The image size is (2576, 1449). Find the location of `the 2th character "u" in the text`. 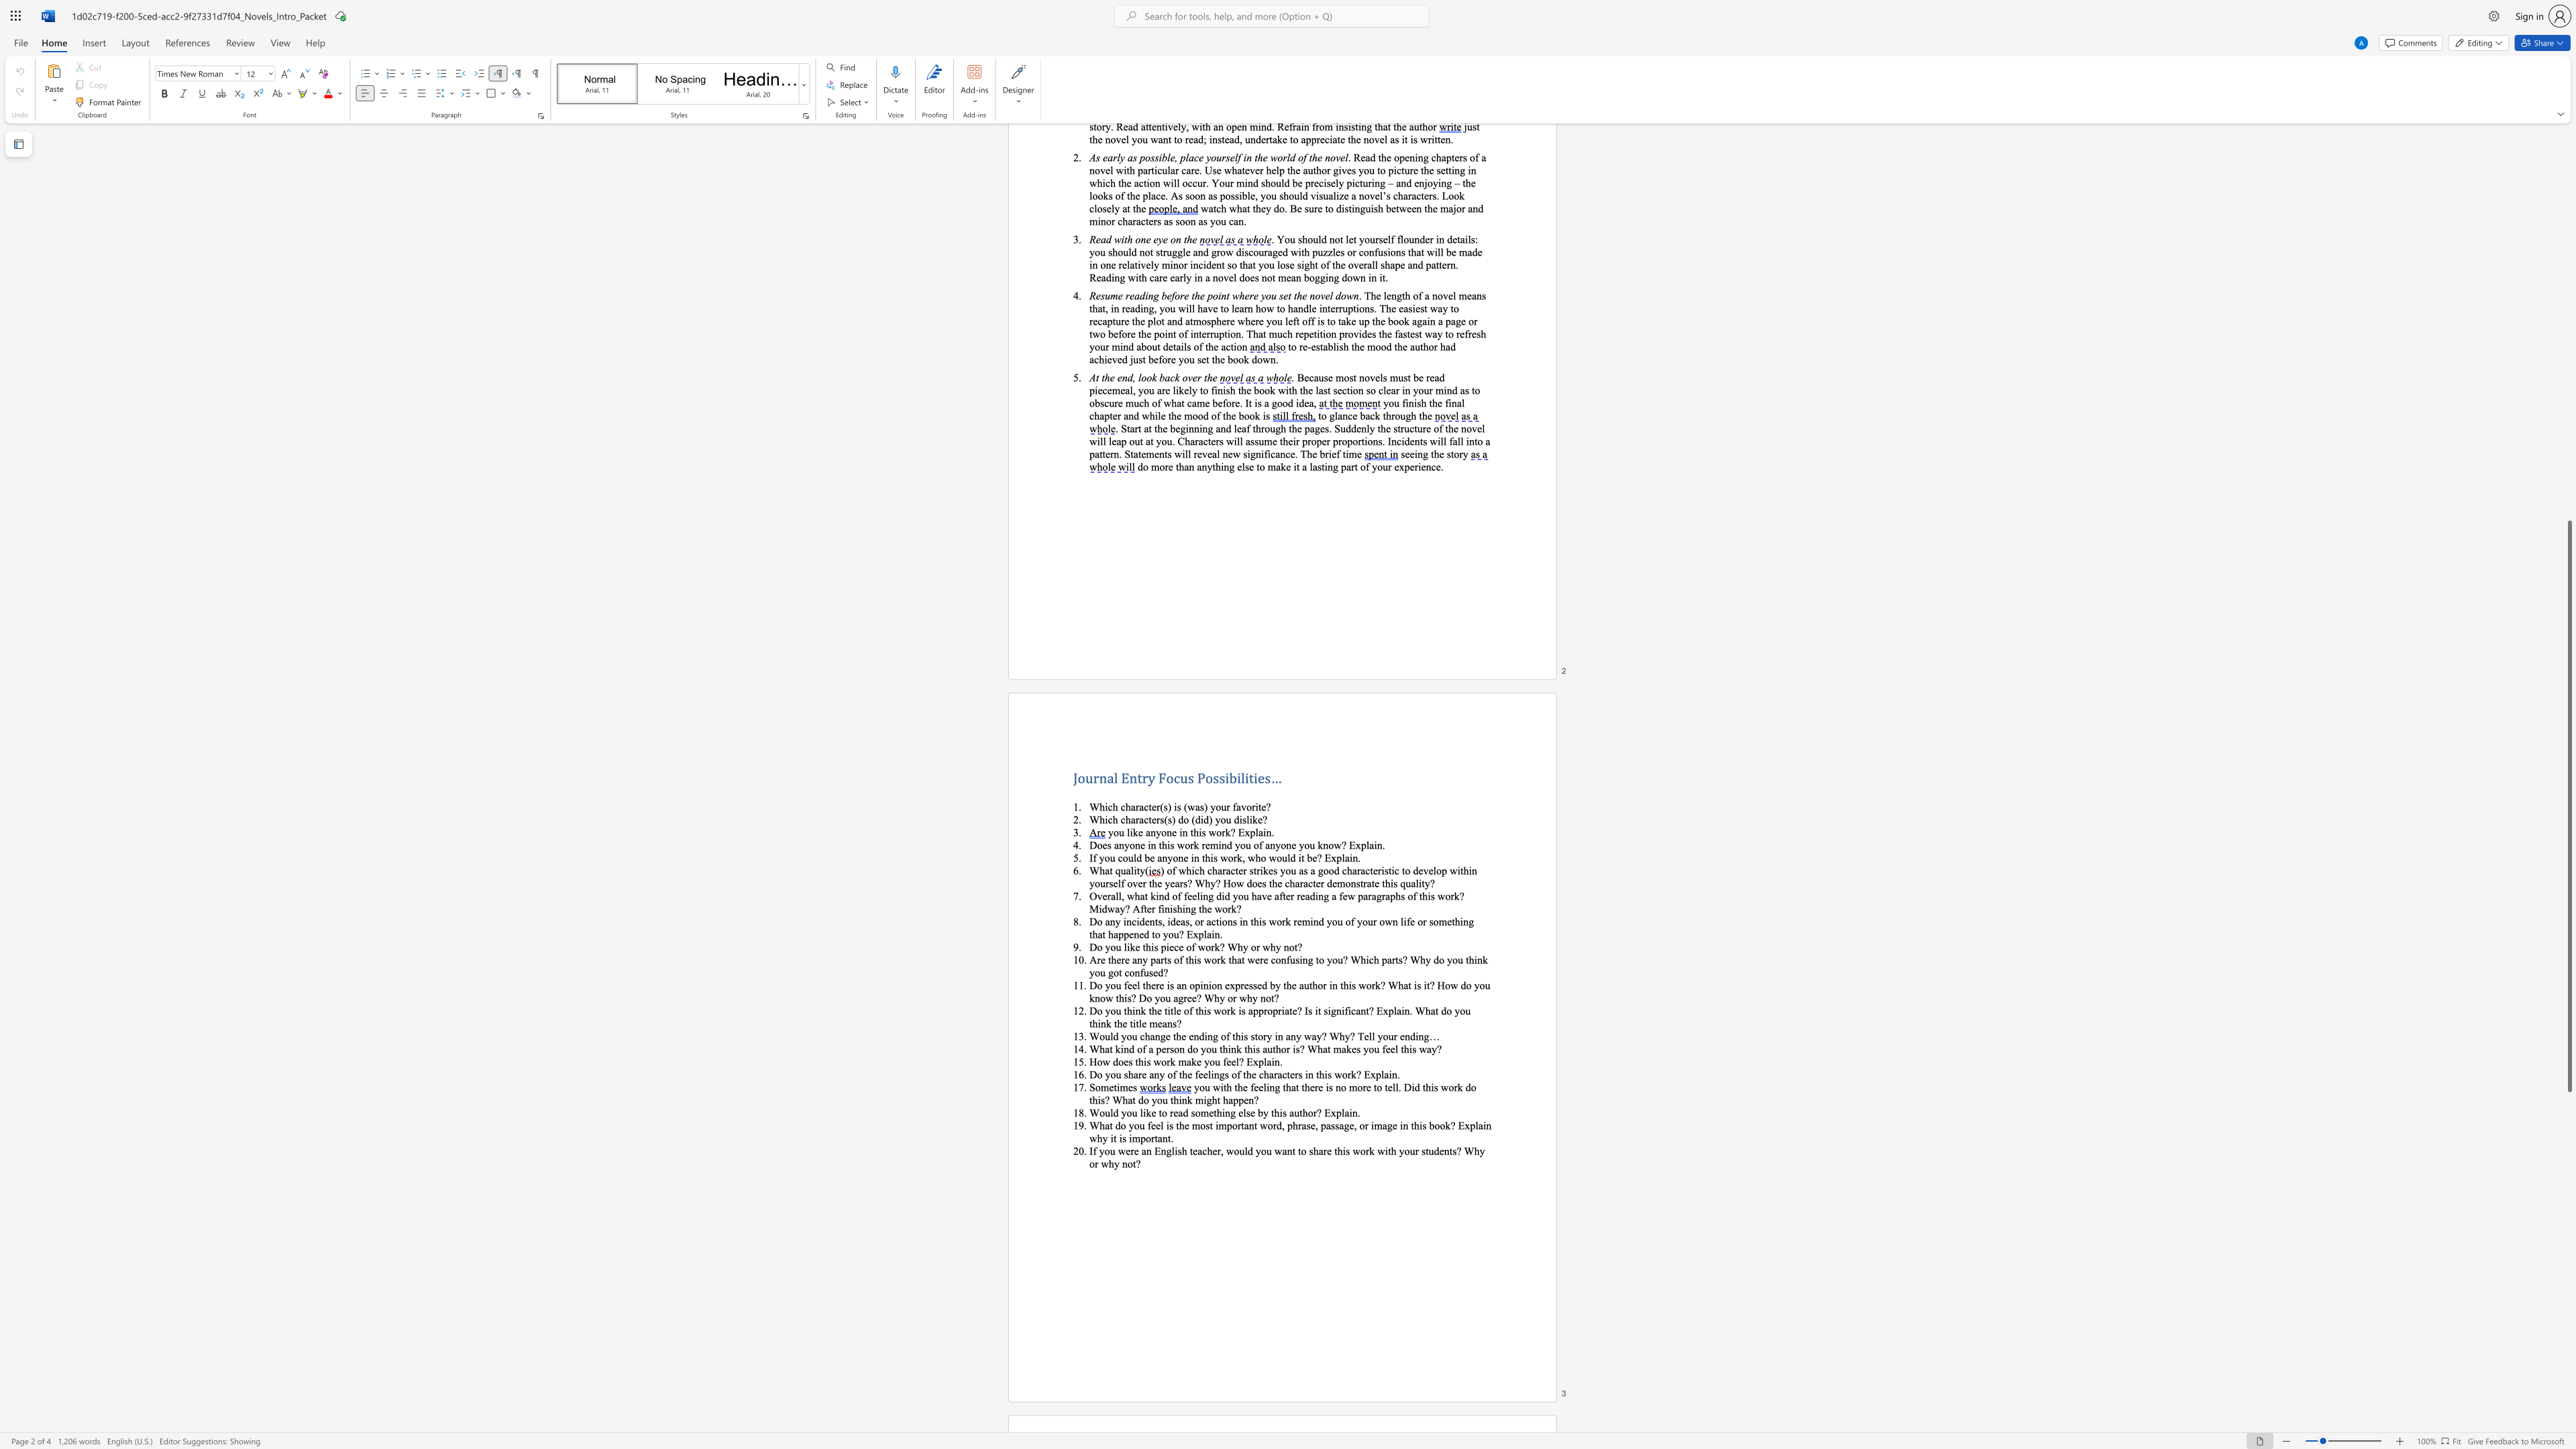

the 2th character "u" in the text is located at coordinates (1269, 1047).